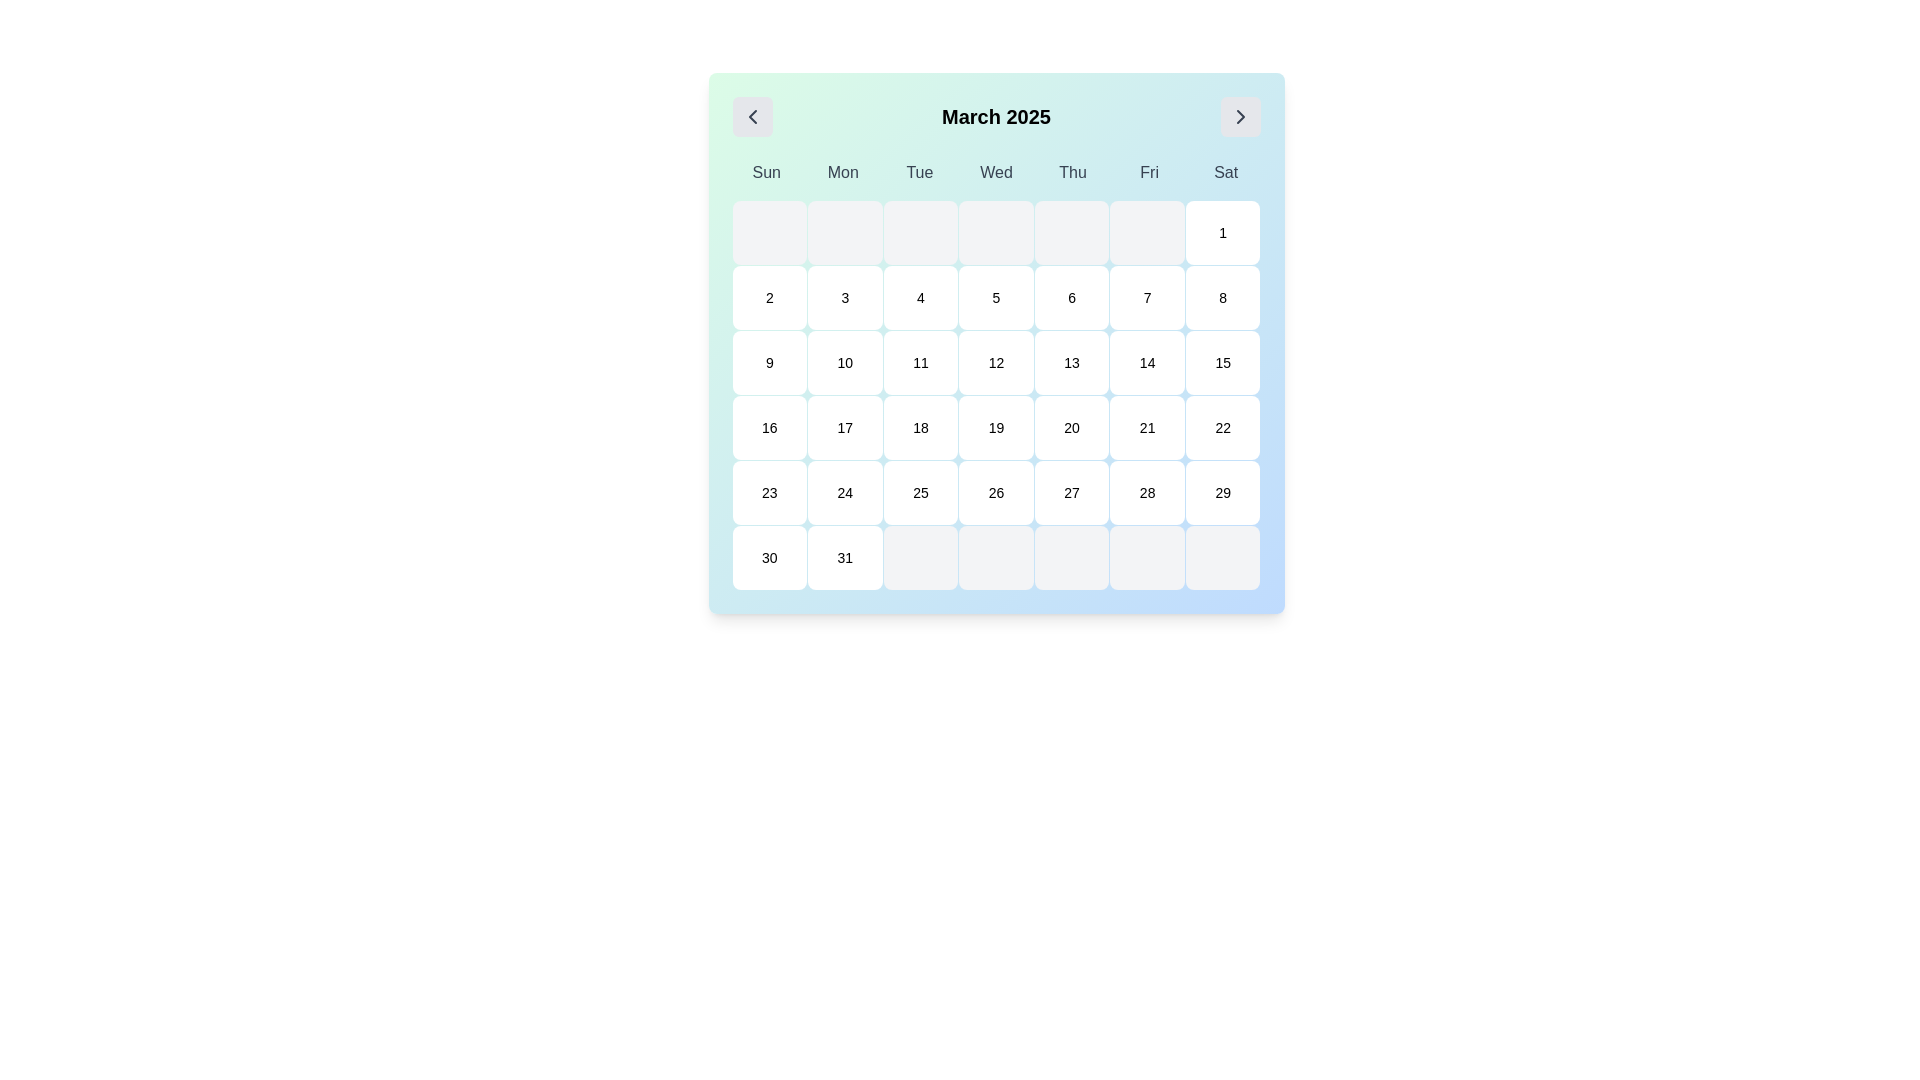 The width and height of the screenshot is (1920, 1080). What do you see at coordinates (1225, 172) in the screenshot?
I see `the Text label indicating Saturday in the calendar interface, located at the top-right corner next to the 'Fri' label` at bounding box center [1225, 172].